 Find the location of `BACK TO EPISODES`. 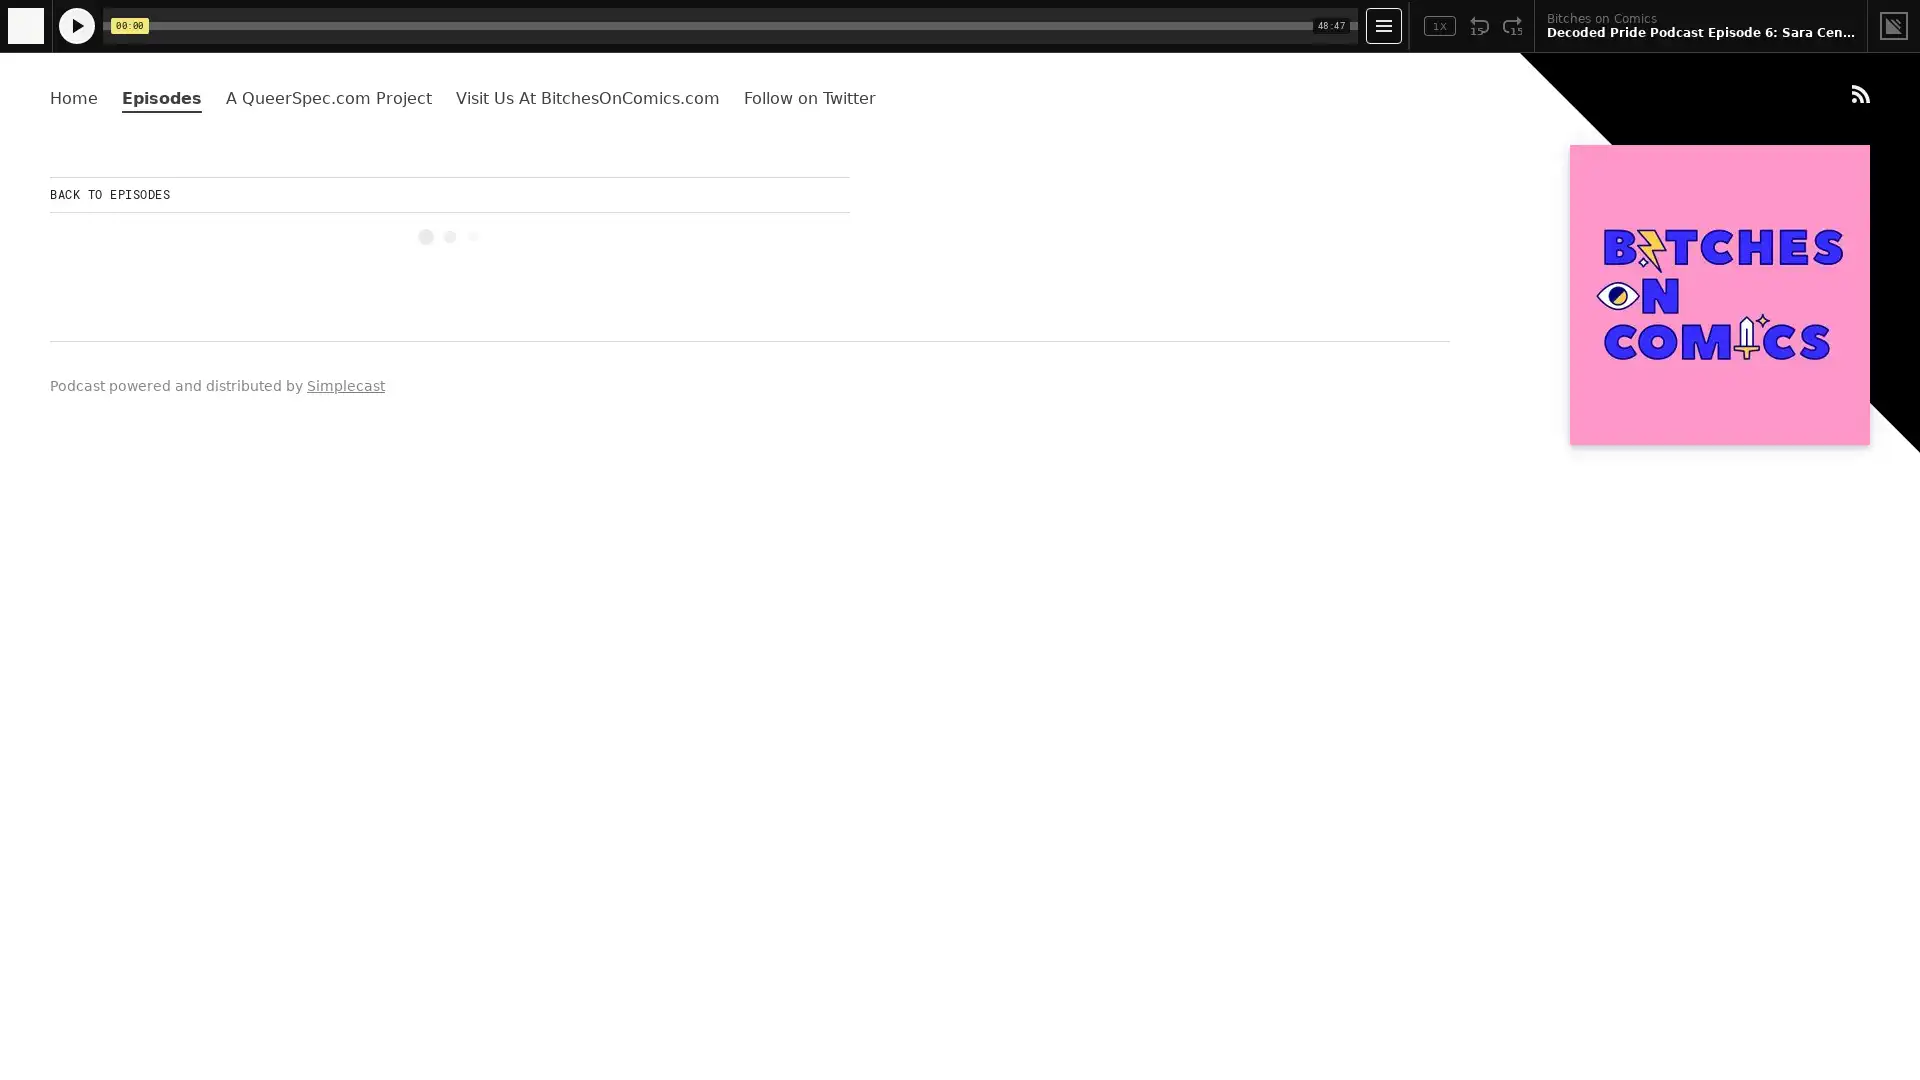

BACK TO EPISODES is located at coordinates (449, 195).